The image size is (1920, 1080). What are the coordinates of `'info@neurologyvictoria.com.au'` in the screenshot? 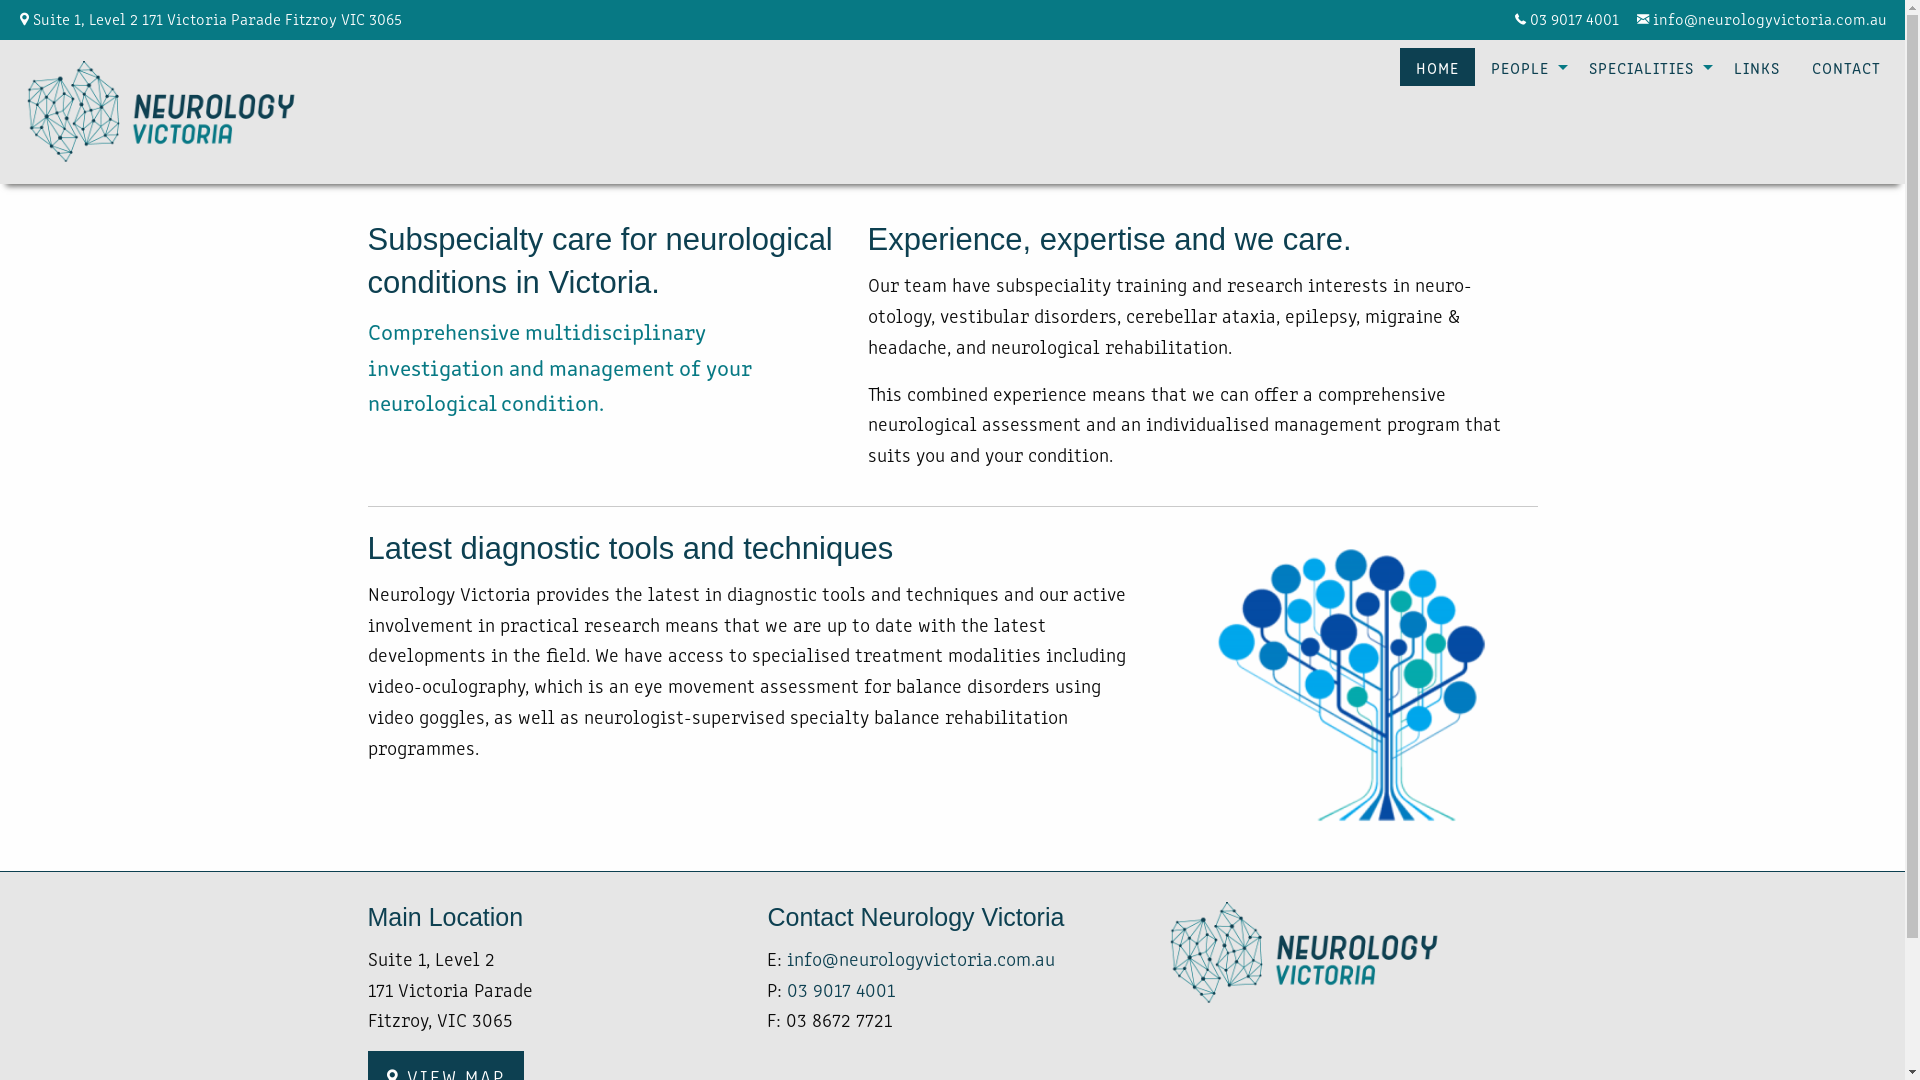 It's located at (1771, 19).